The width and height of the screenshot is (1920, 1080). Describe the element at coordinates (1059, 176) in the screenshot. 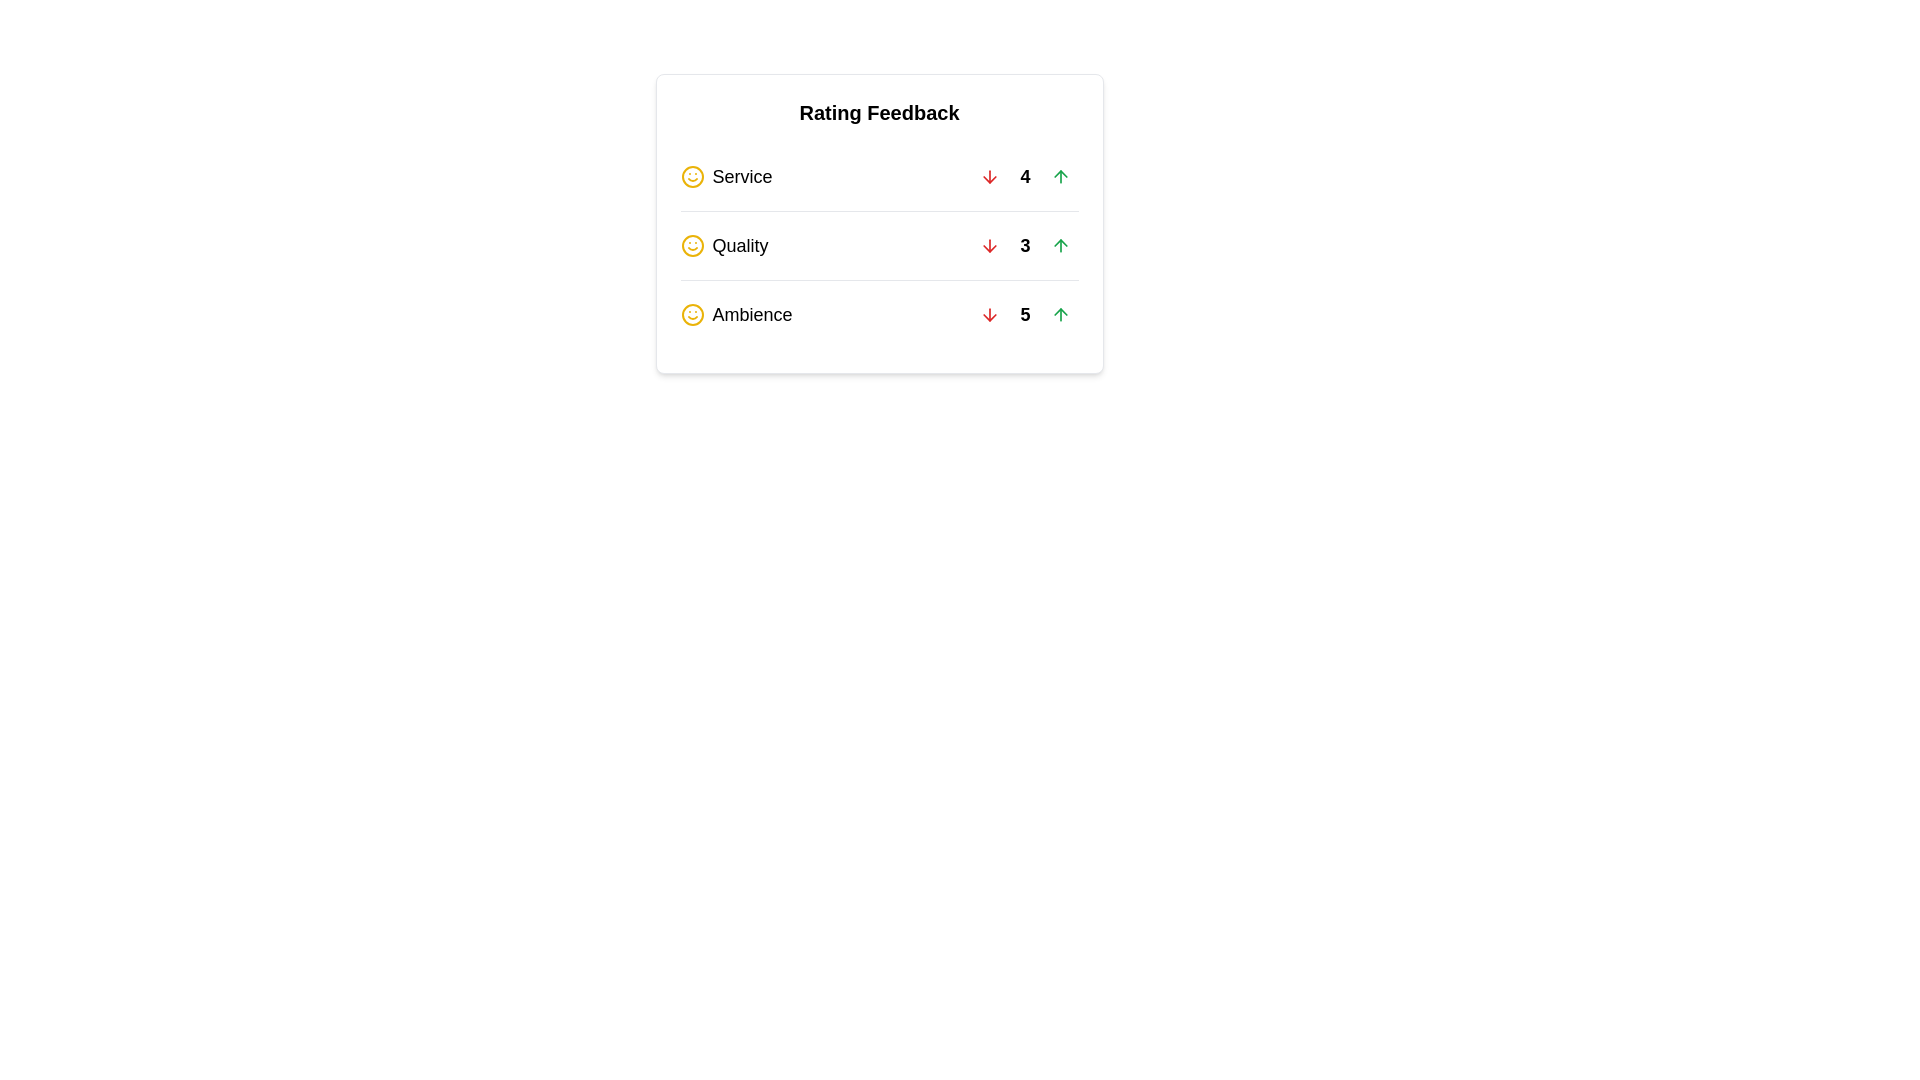

I see `the upward feedback icon located to the far right of the 'Service' row in the 'Rating Feedback' section, next to the numeric value '4'` at that location.